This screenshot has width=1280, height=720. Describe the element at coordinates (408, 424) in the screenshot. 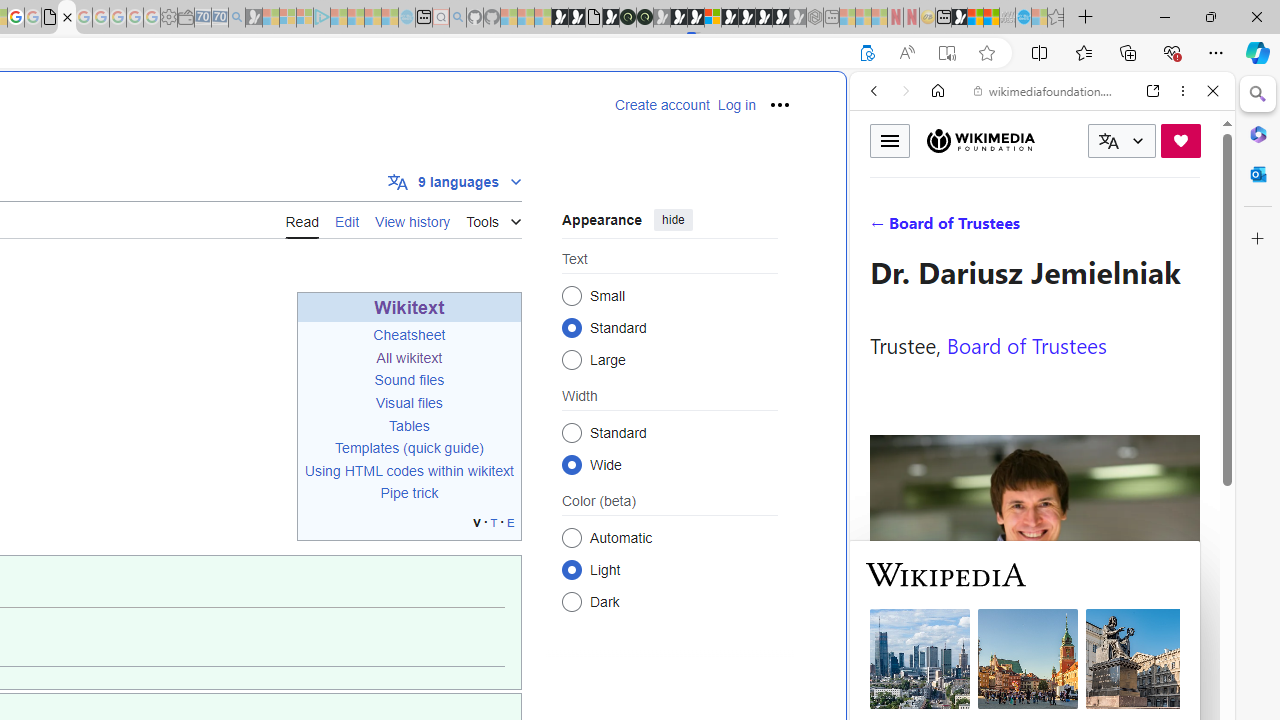

I see `'Tables'` at that location.